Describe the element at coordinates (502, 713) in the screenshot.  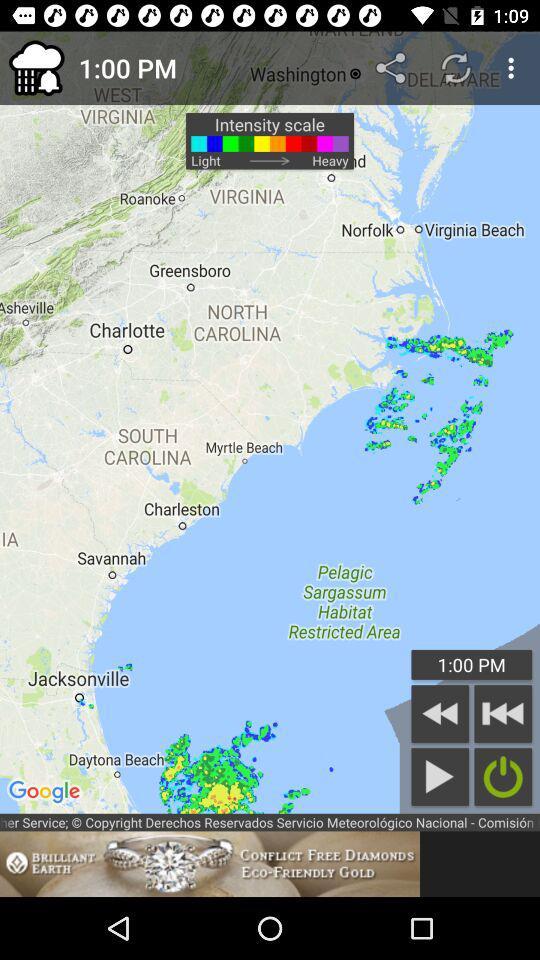
I see `the av_rewind icon` at that location.